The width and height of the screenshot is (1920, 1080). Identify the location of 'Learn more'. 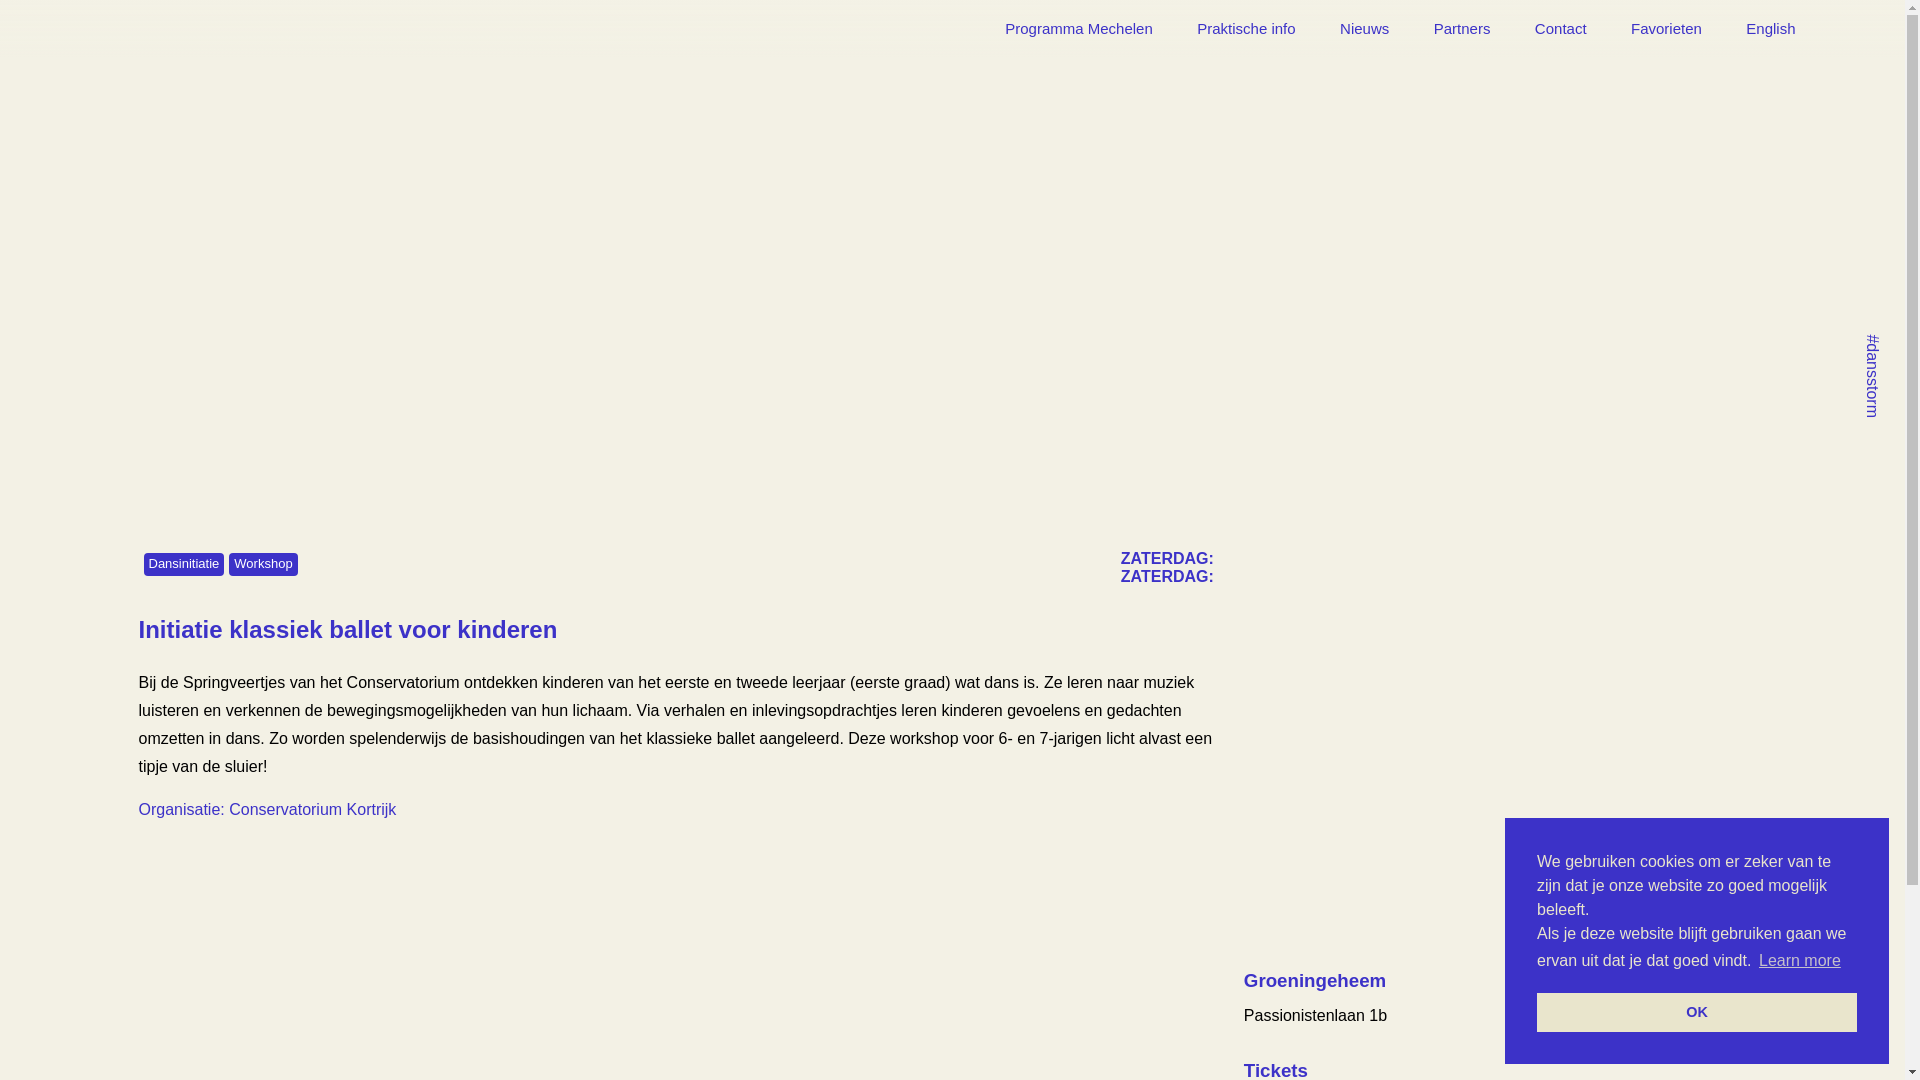
(1800, 959).